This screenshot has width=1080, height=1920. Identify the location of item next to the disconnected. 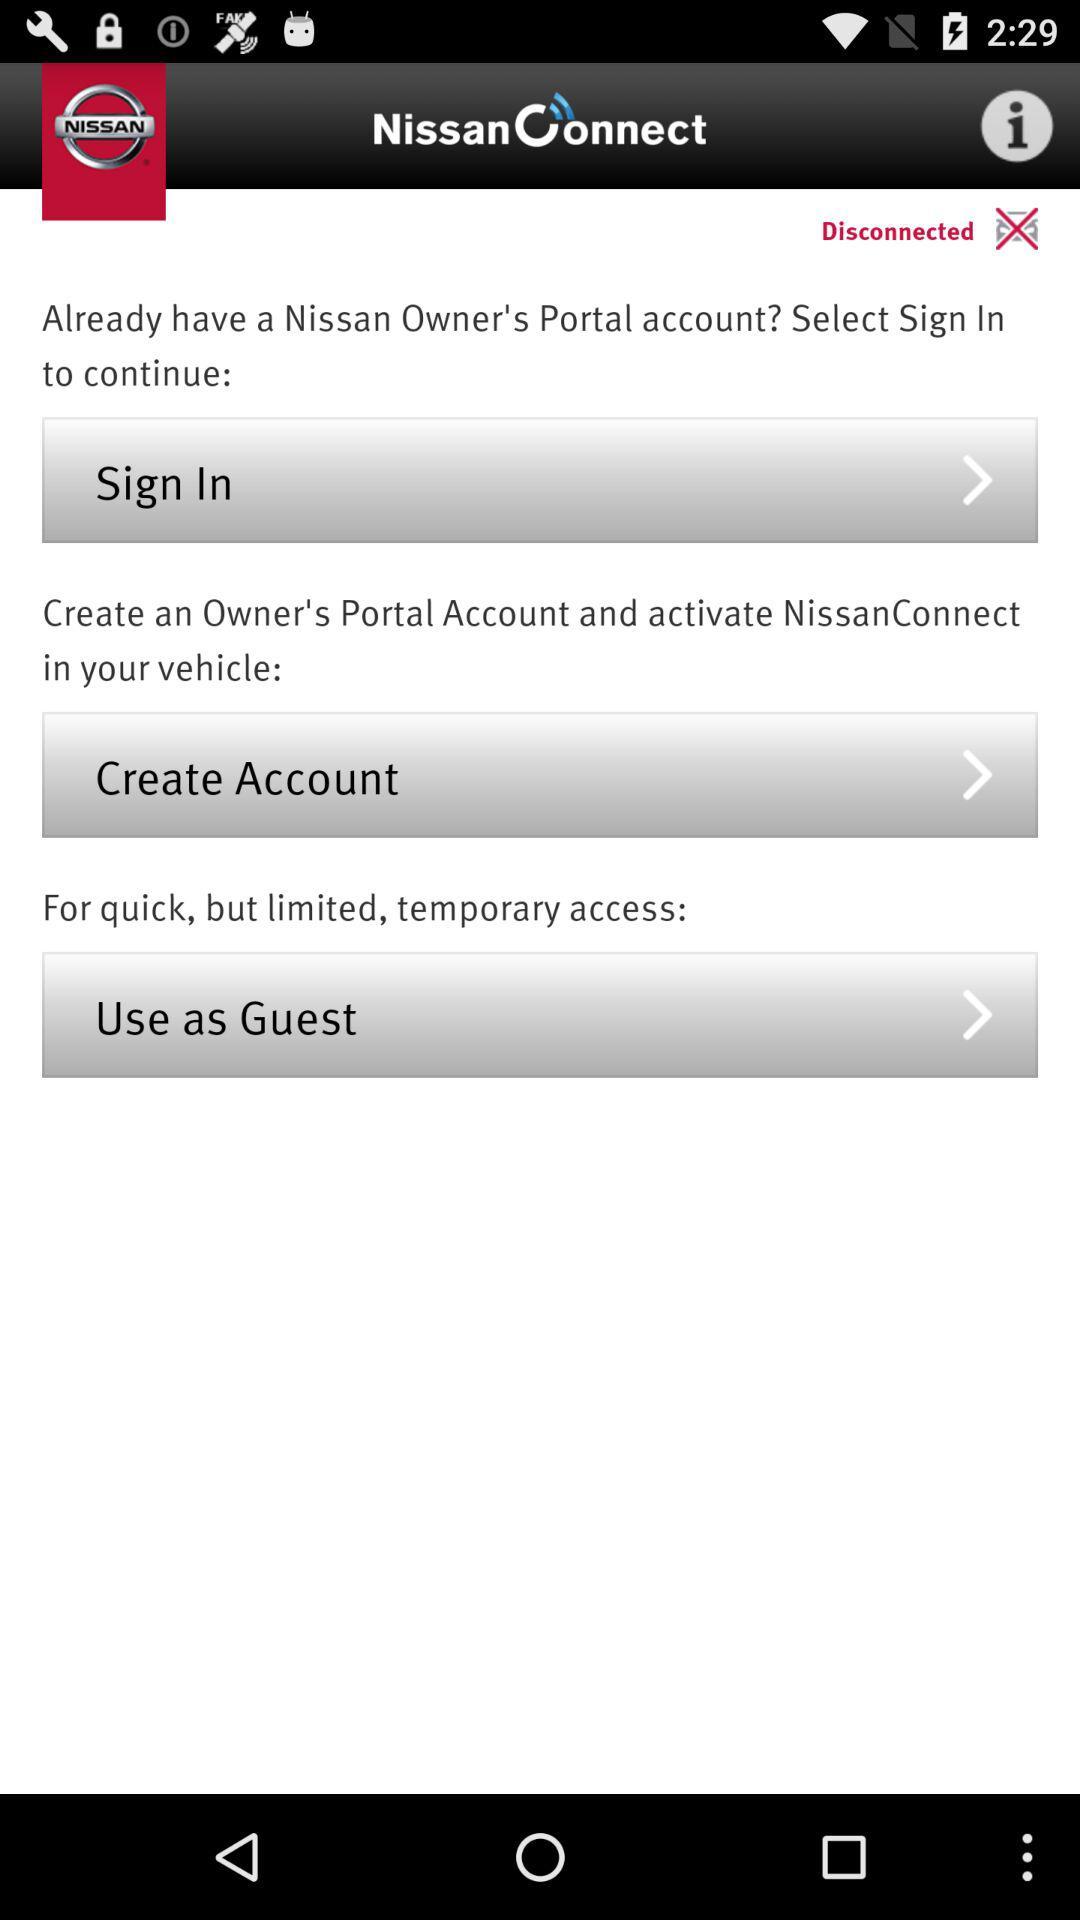
(1036, 228).